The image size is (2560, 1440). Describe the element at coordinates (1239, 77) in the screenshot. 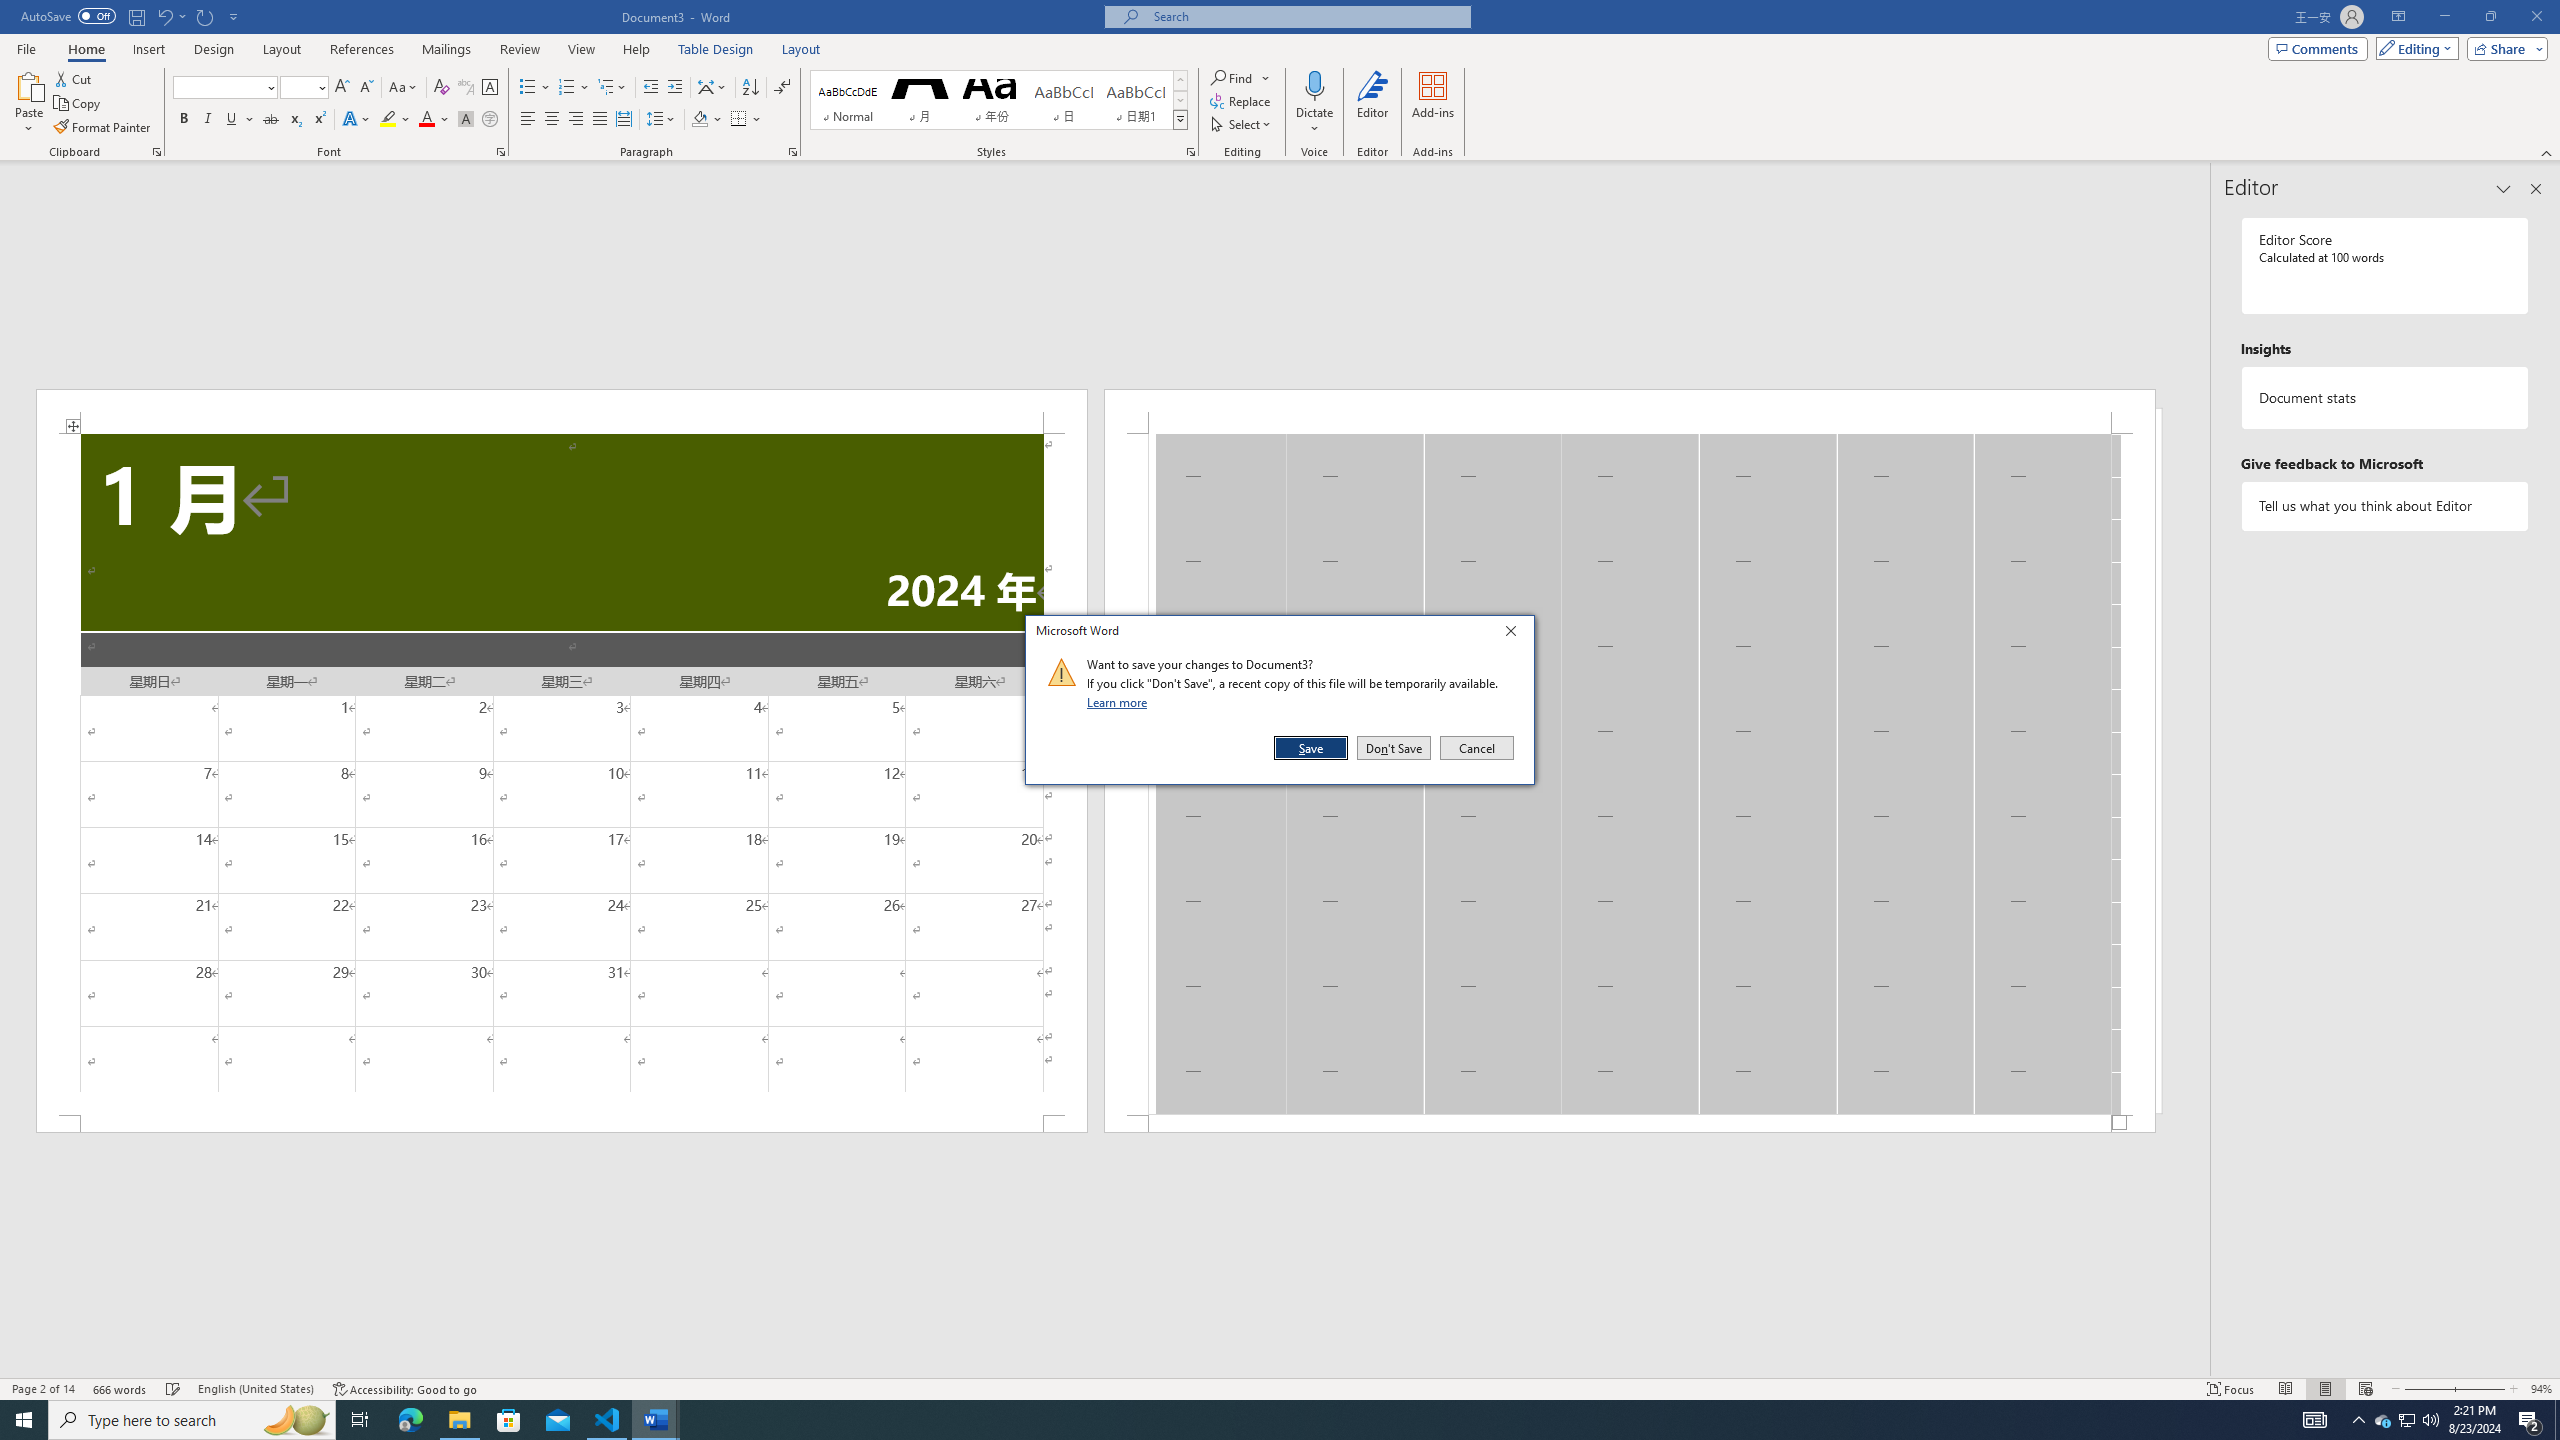

I see `'Find'` at that location.